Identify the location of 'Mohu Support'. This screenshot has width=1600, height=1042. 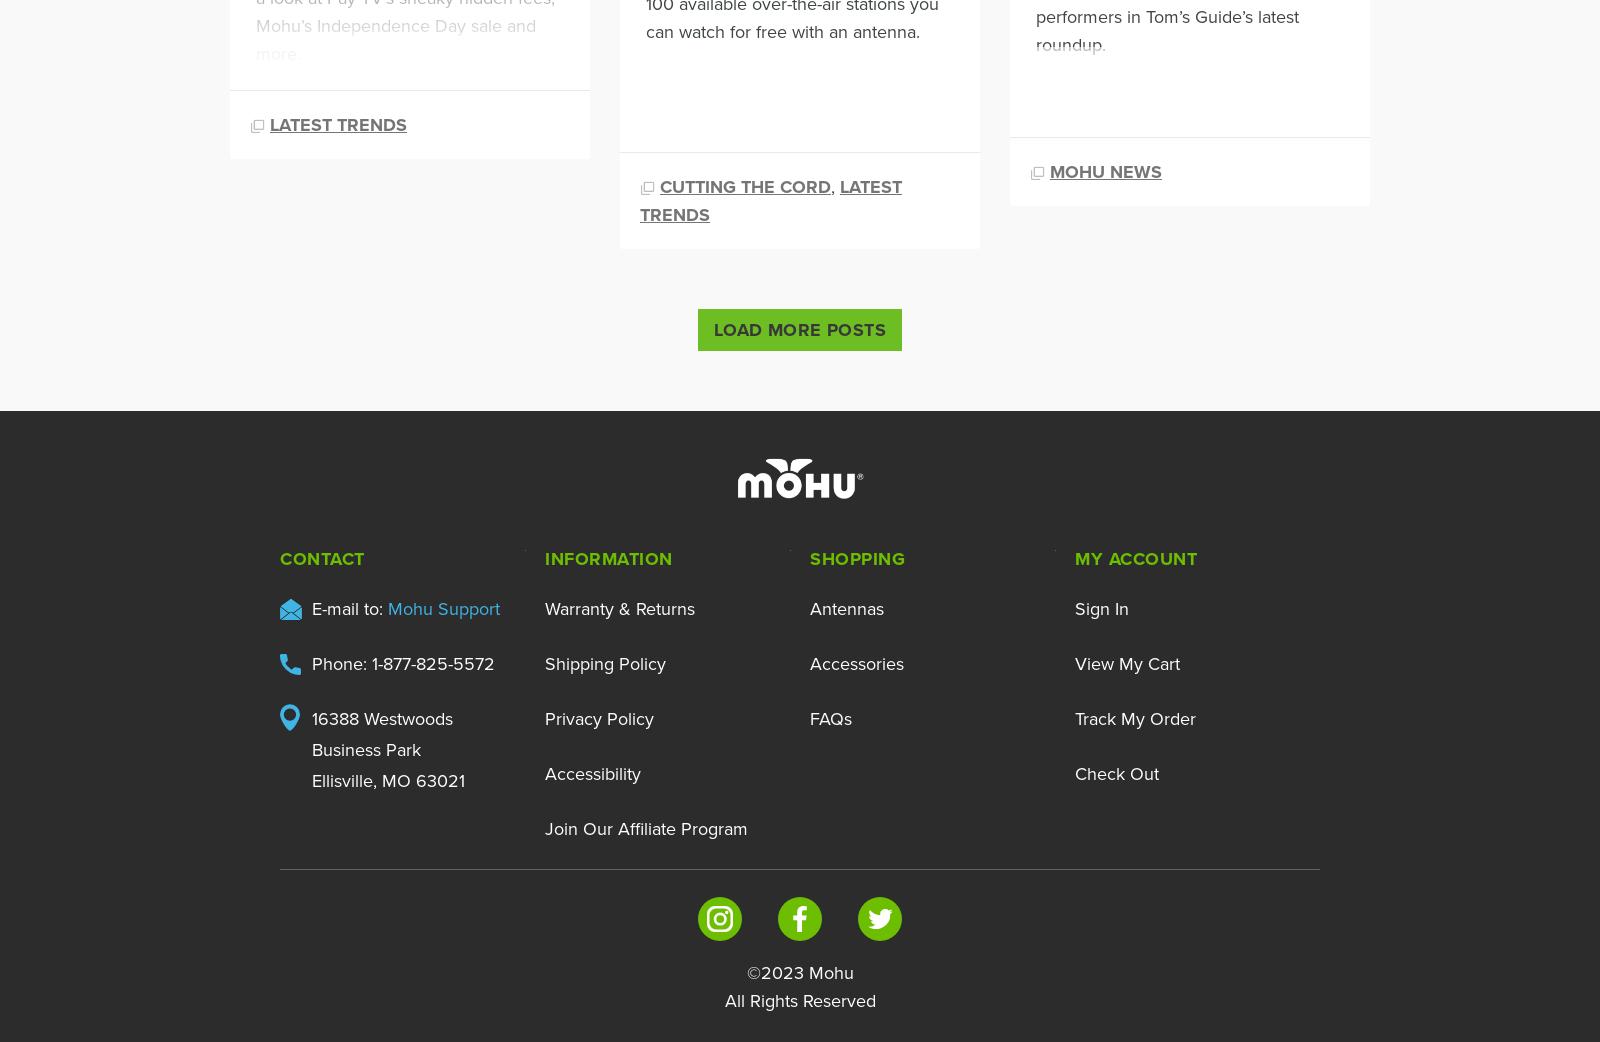
(443, 607).